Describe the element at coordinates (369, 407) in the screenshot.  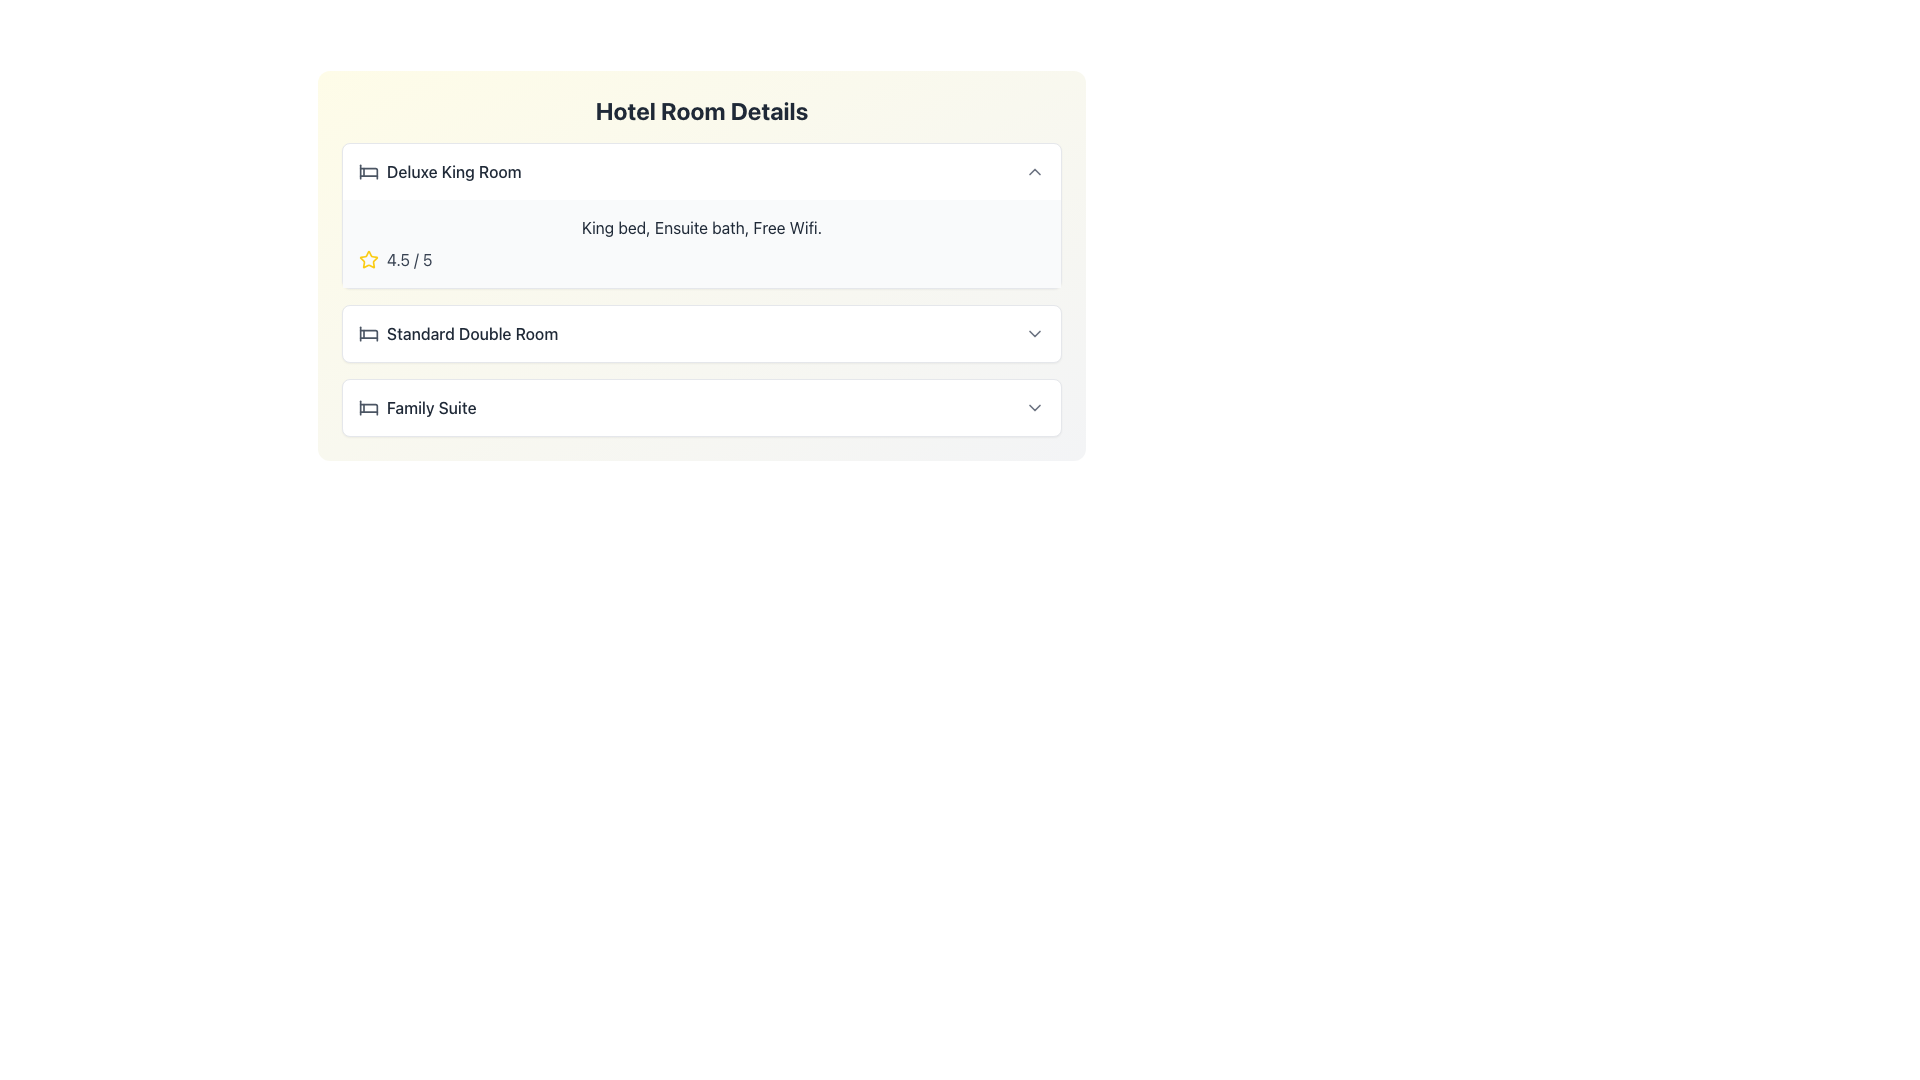
I see `the icon representing the 'bed' or 'room type' for 'Family Suite' located at the left side of the third row in the list` at that location.